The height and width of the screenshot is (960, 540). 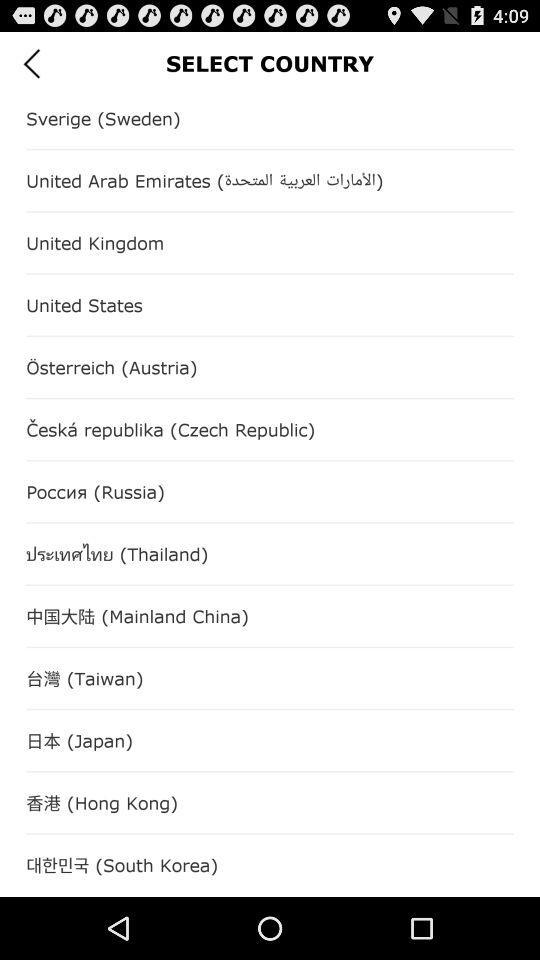 What do you see at coordinates (30, 67) in the screenshot?
I see `the arrow_backward icon` at bounding box center [30, 67].